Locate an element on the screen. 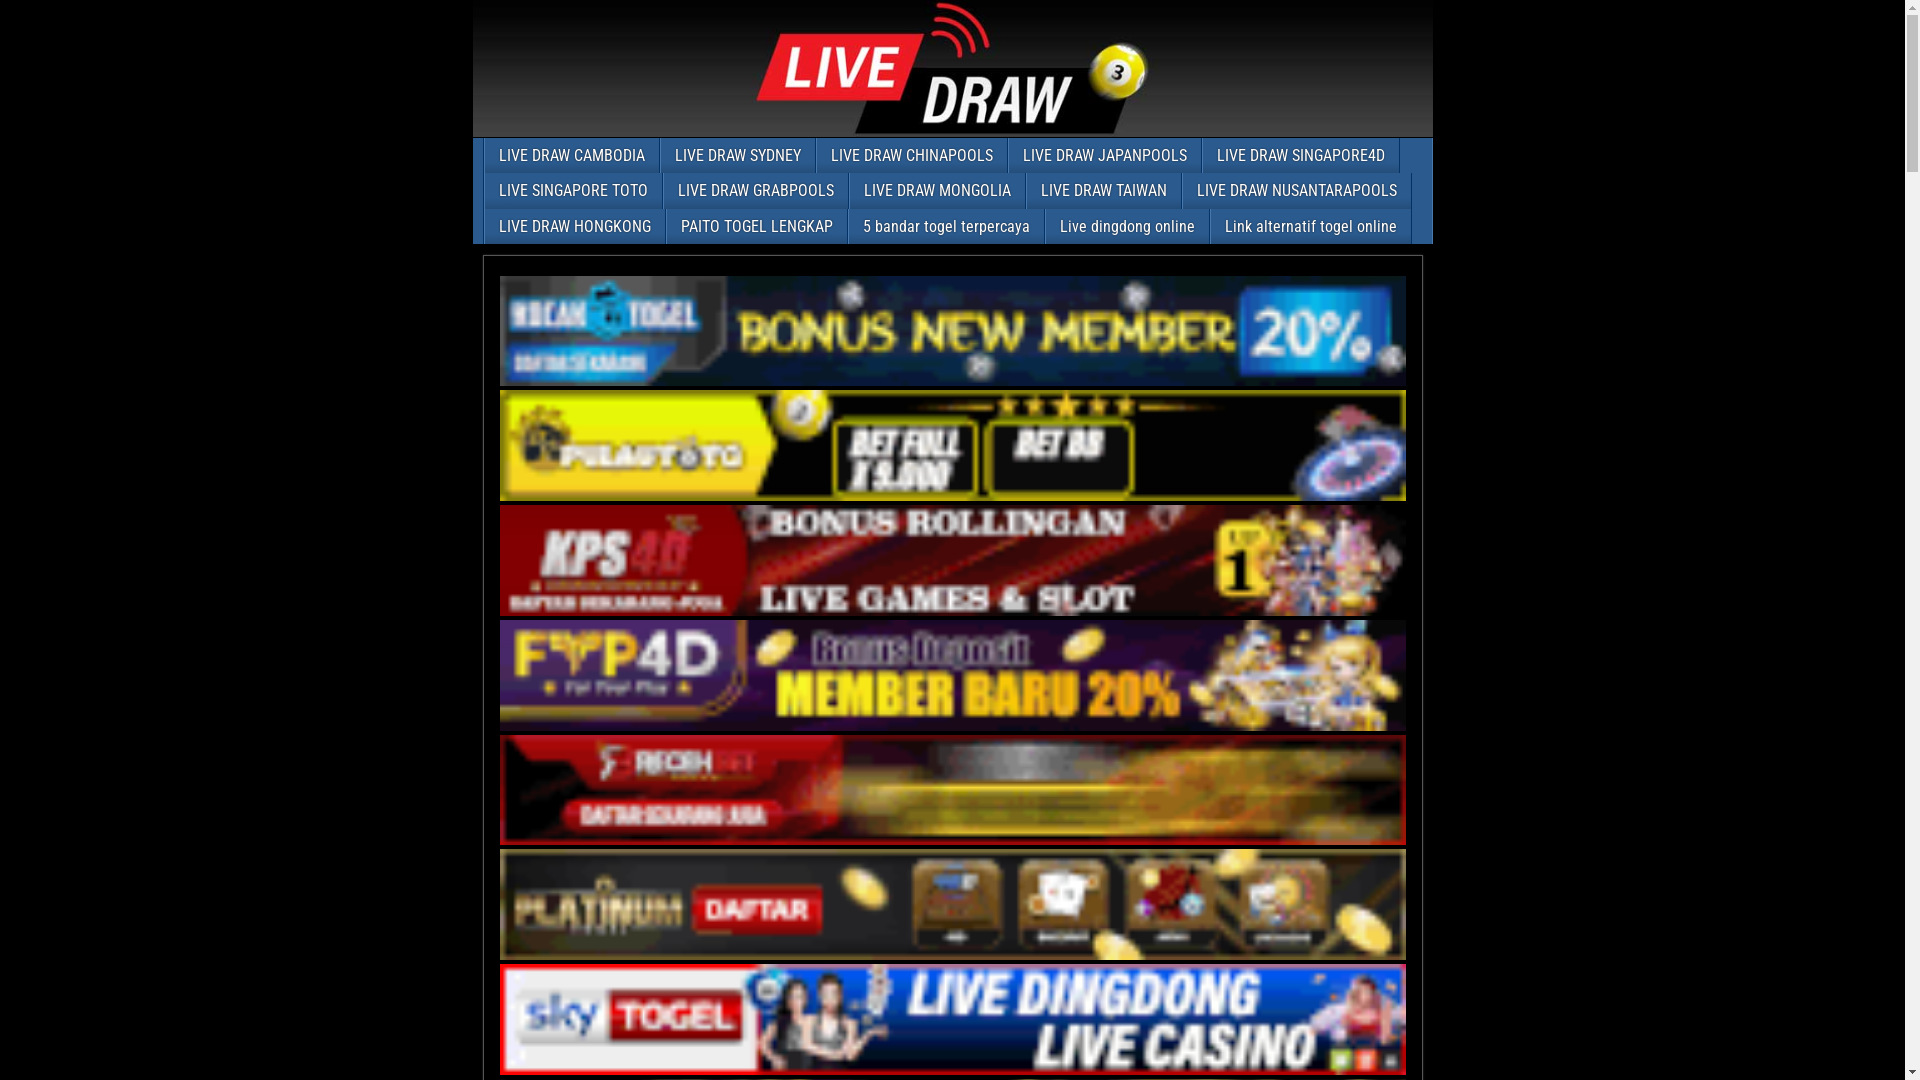 This screenshot has width=1920, height=1080. 'LIVE DRAW CAMBODIA' is located at coordinates (484, 154).